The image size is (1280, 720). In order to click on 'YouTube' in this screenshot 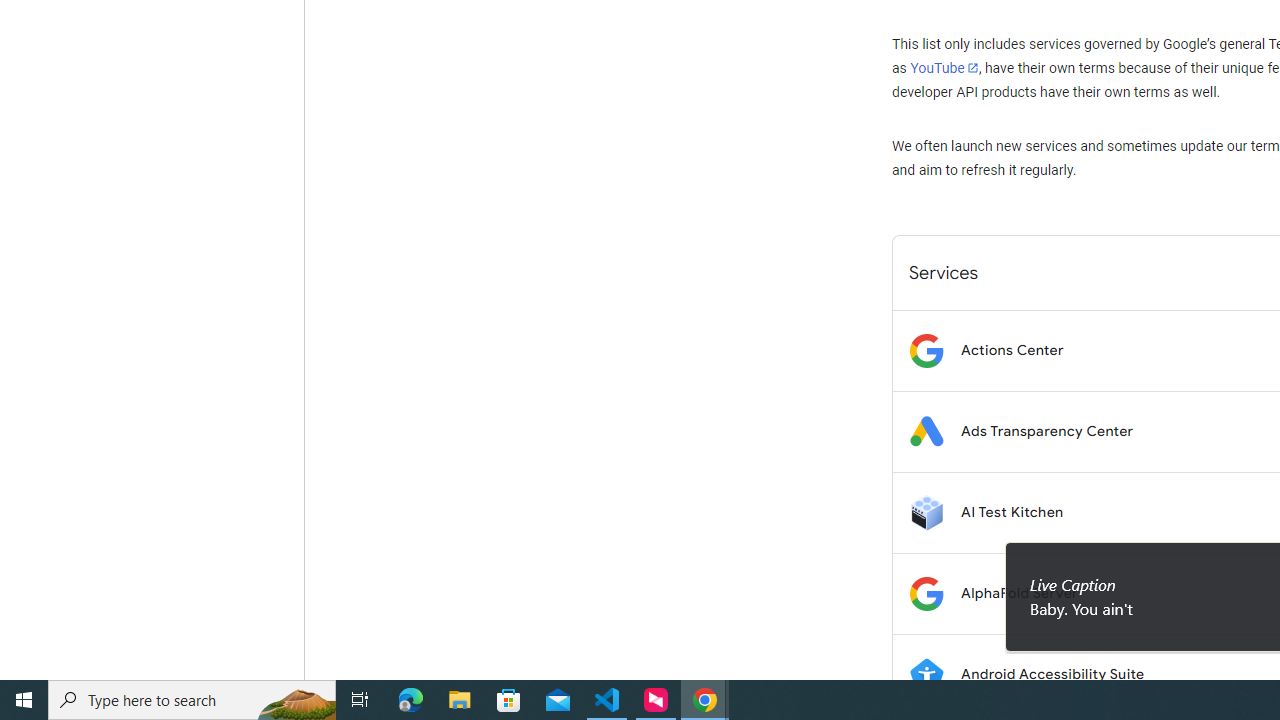, I will do `click(943, 67)`.